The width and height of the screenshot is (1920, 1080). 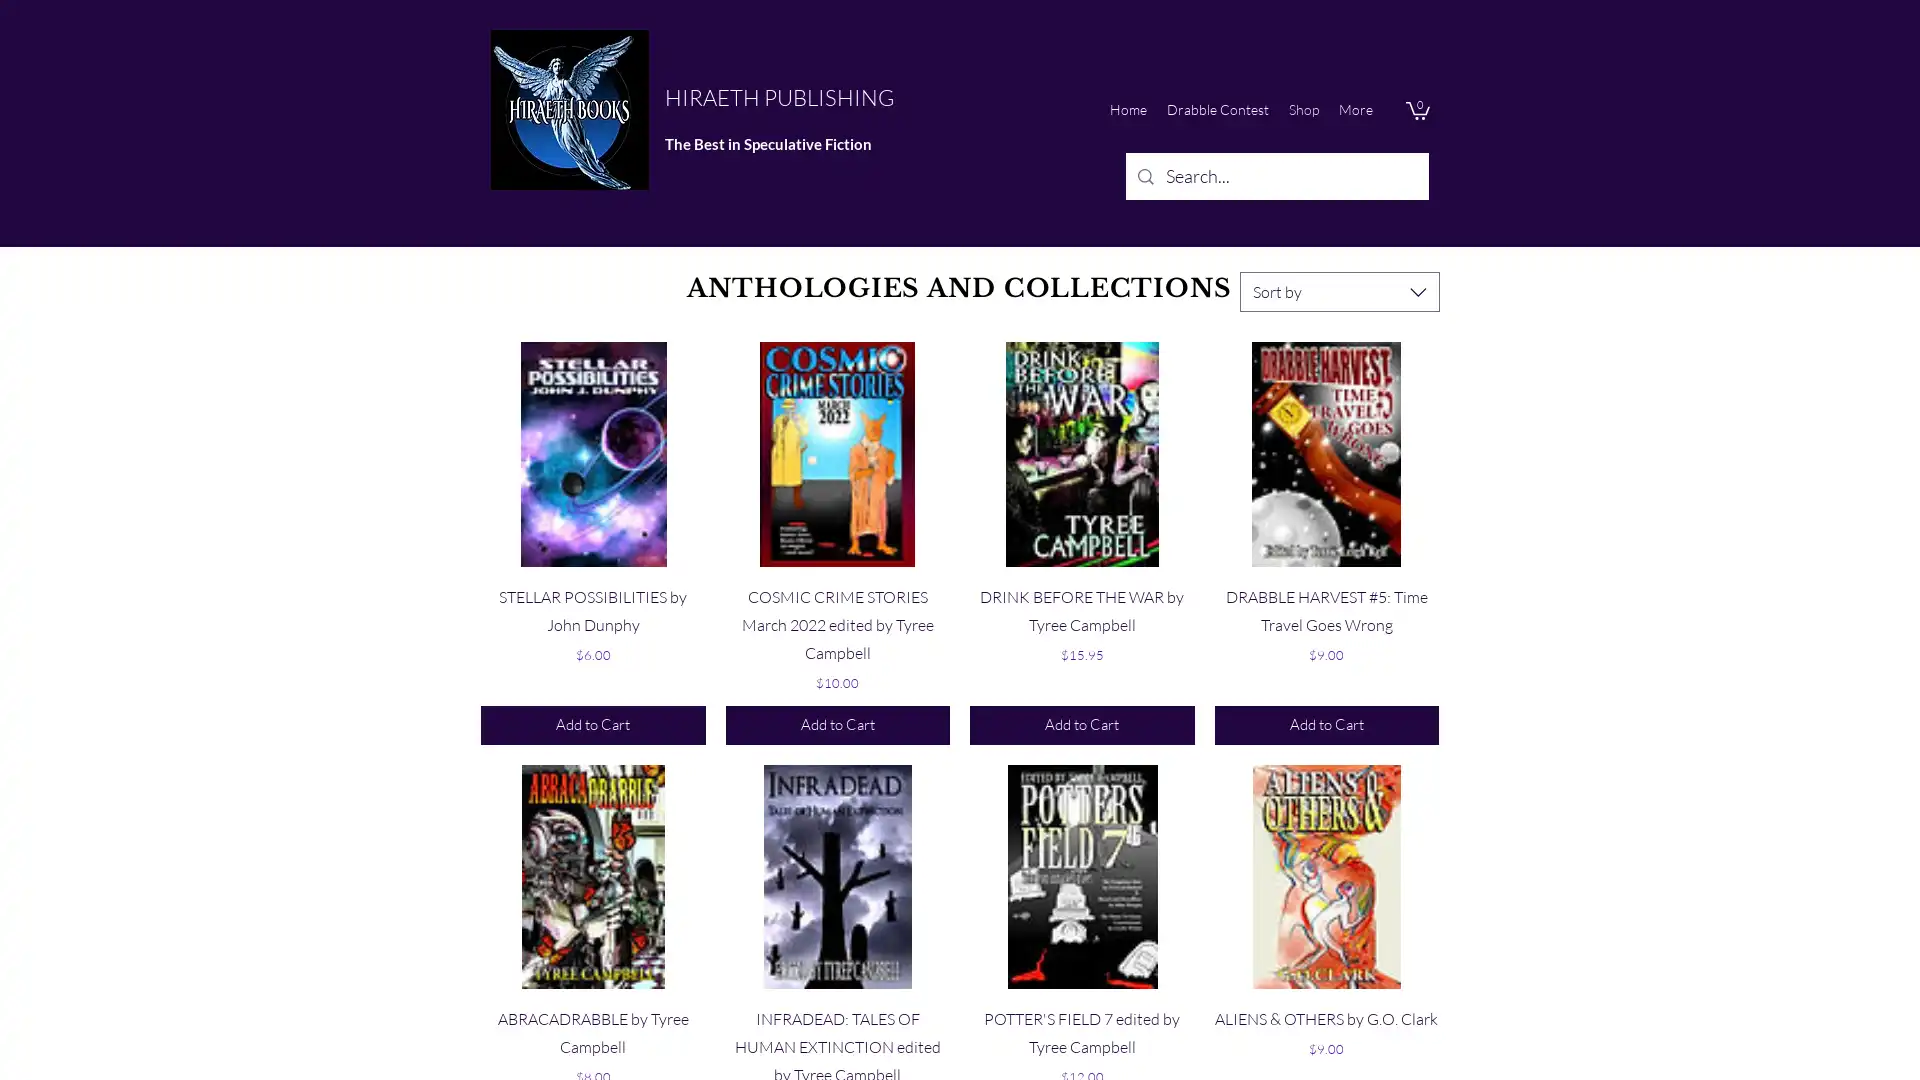 What do you see at coordinates (1326, 1014) in the screenshot?
I see `Quick View` at bounding box center [1326, 1014].